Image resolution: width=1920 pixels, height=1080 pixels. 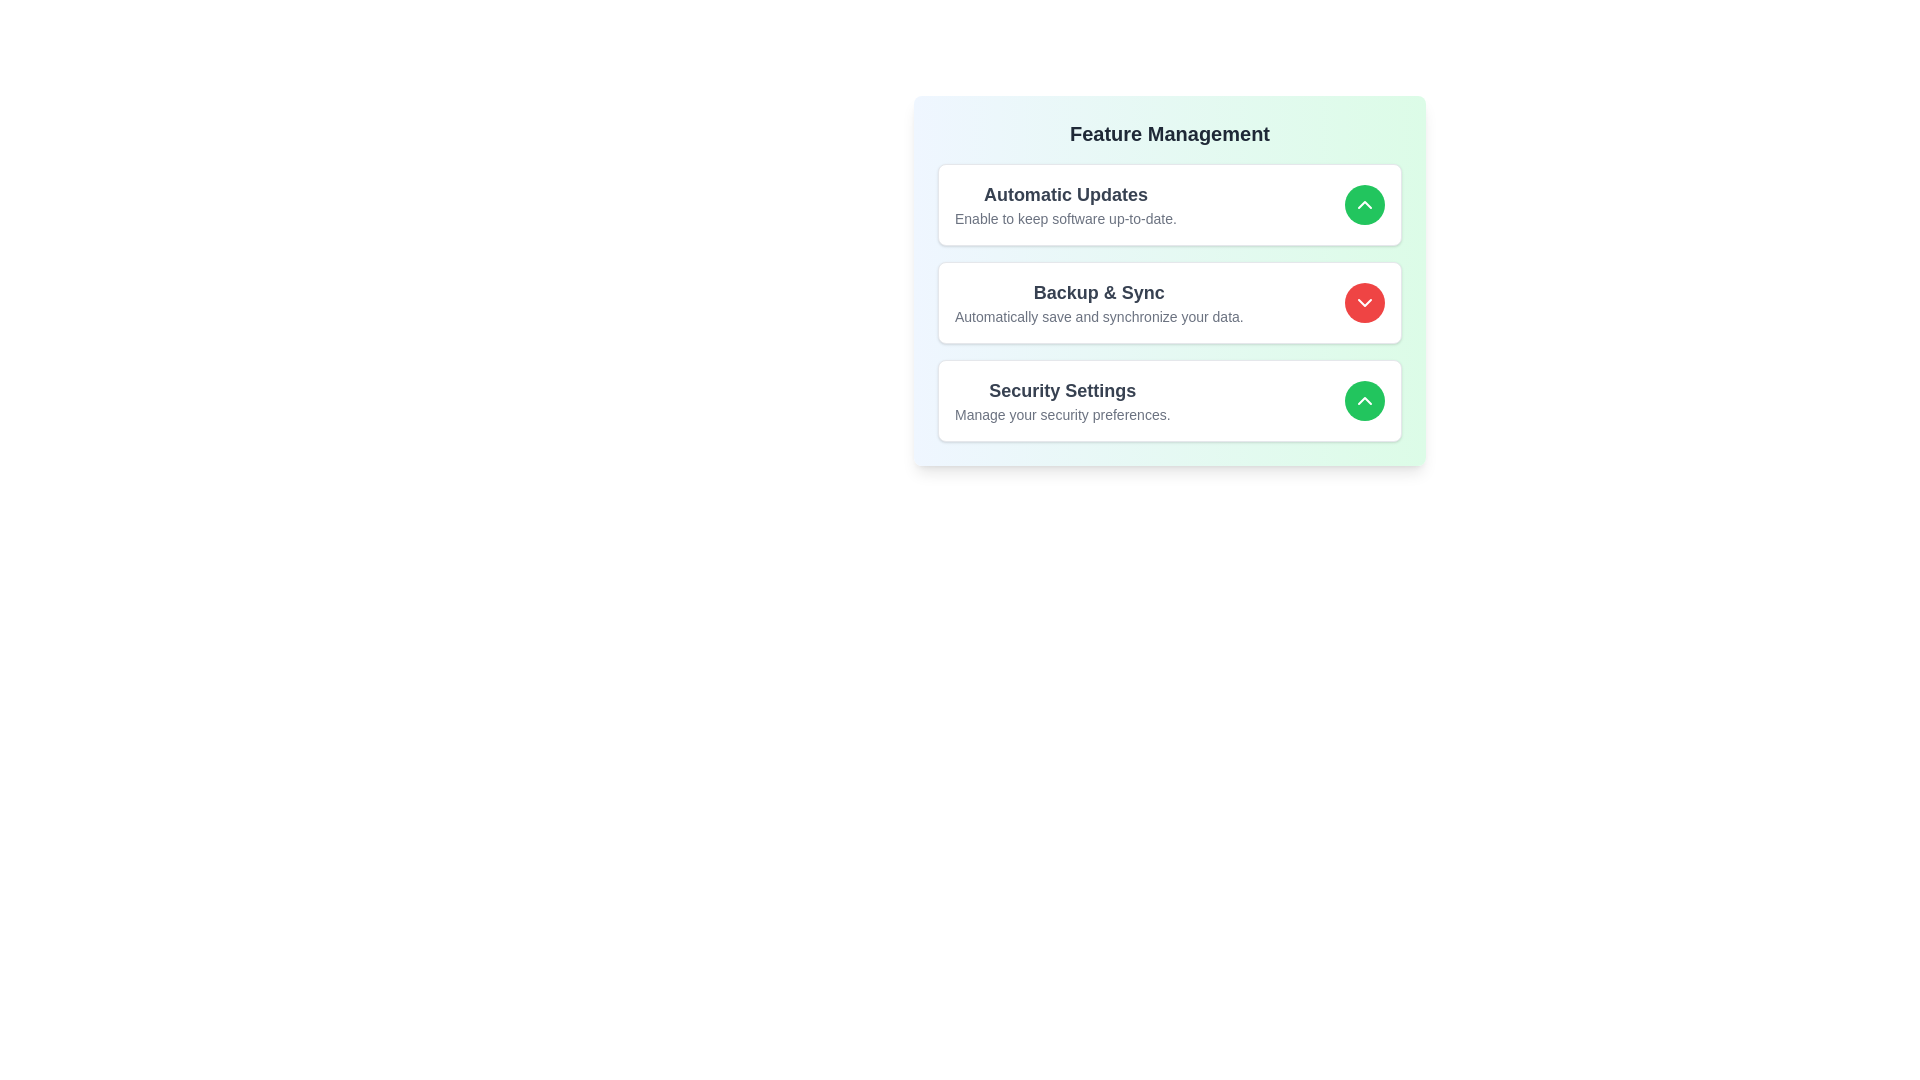 I want to click on the description of the feature Security Settings, so click(x=1061, y=401).